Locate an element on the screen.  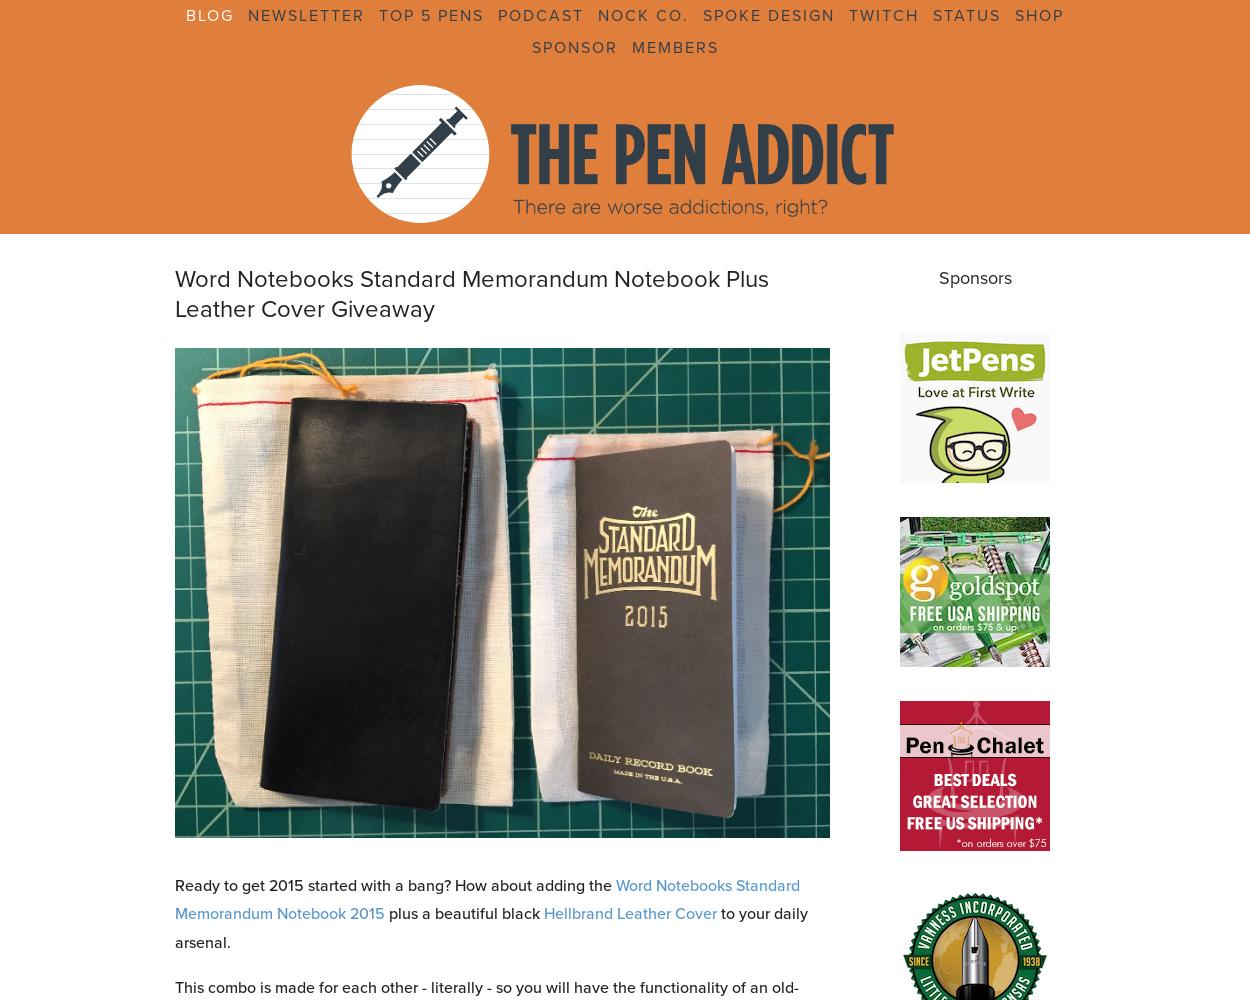
'Ready to get 2015 started with a bang? How about adding the' is located at coordinates (395, 884).